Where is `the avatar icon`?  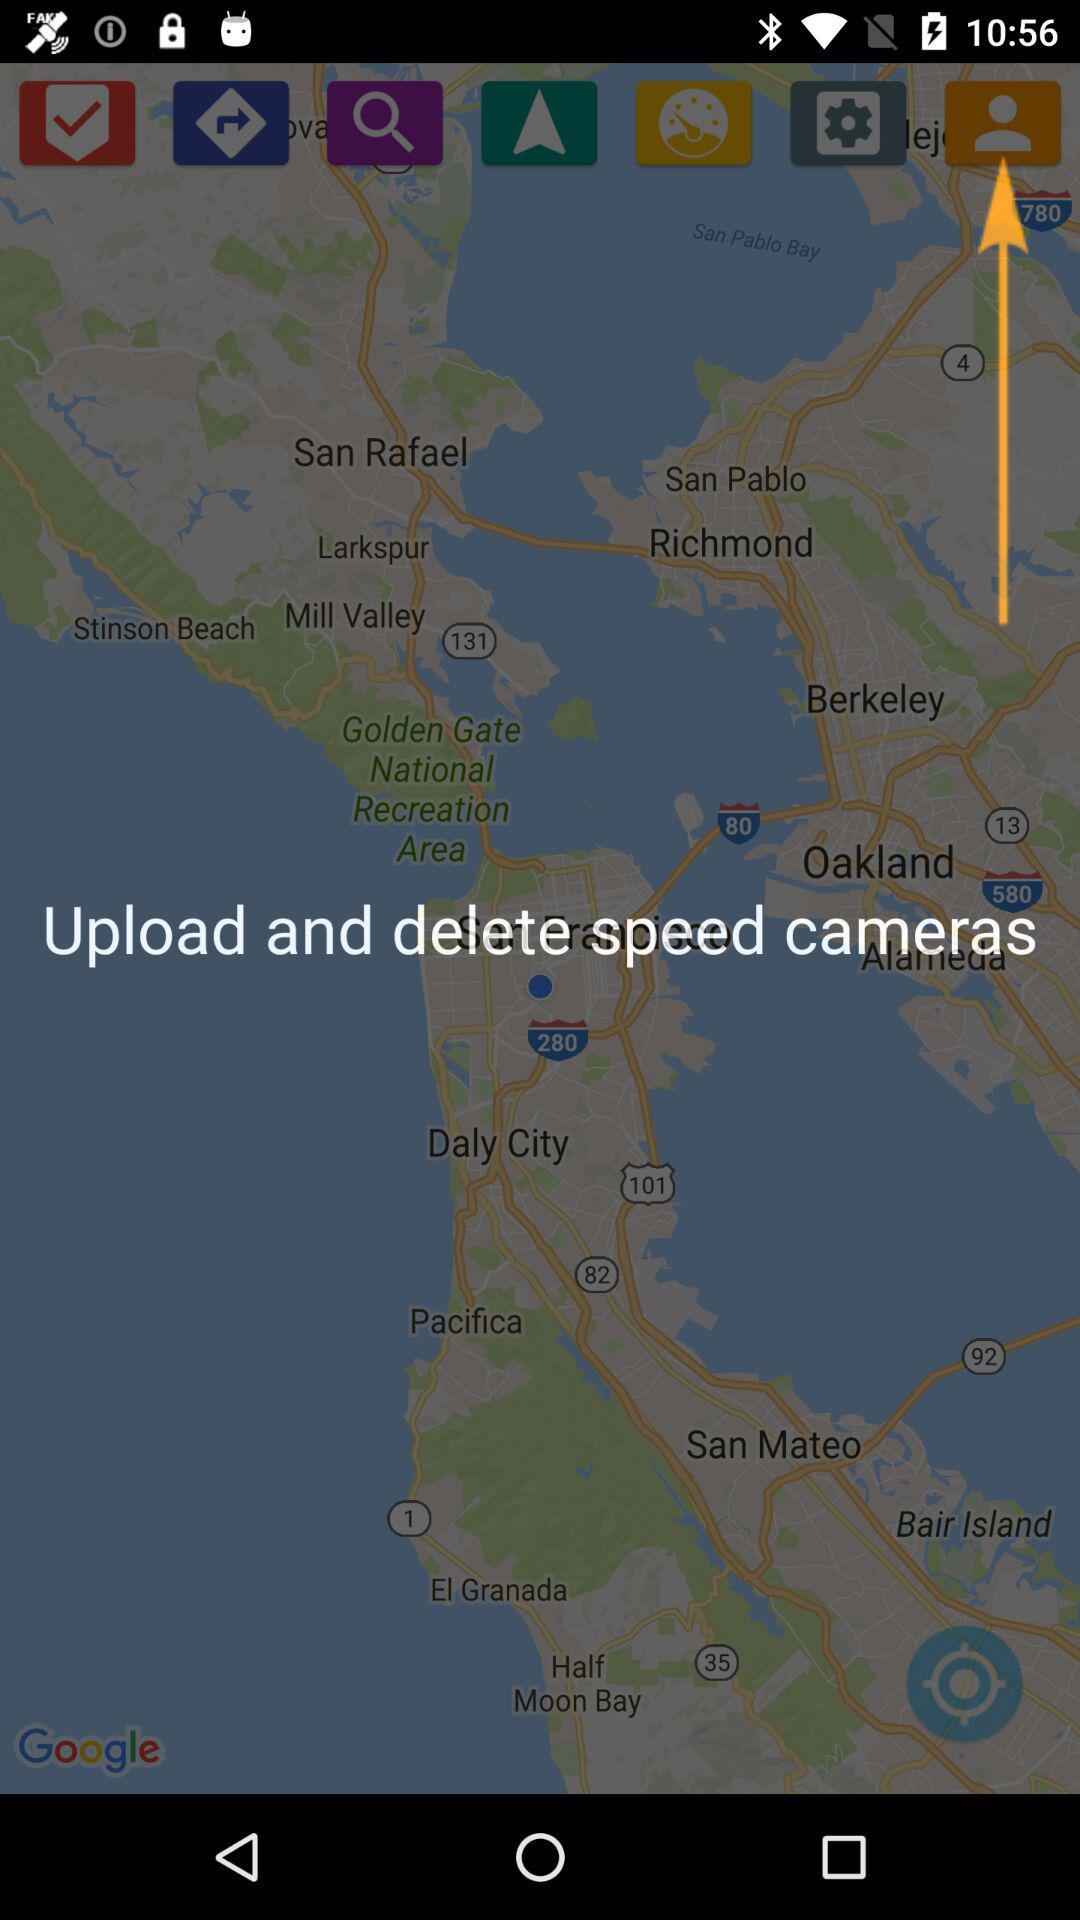
the avatar icon is located at coordinates (1002, 121).